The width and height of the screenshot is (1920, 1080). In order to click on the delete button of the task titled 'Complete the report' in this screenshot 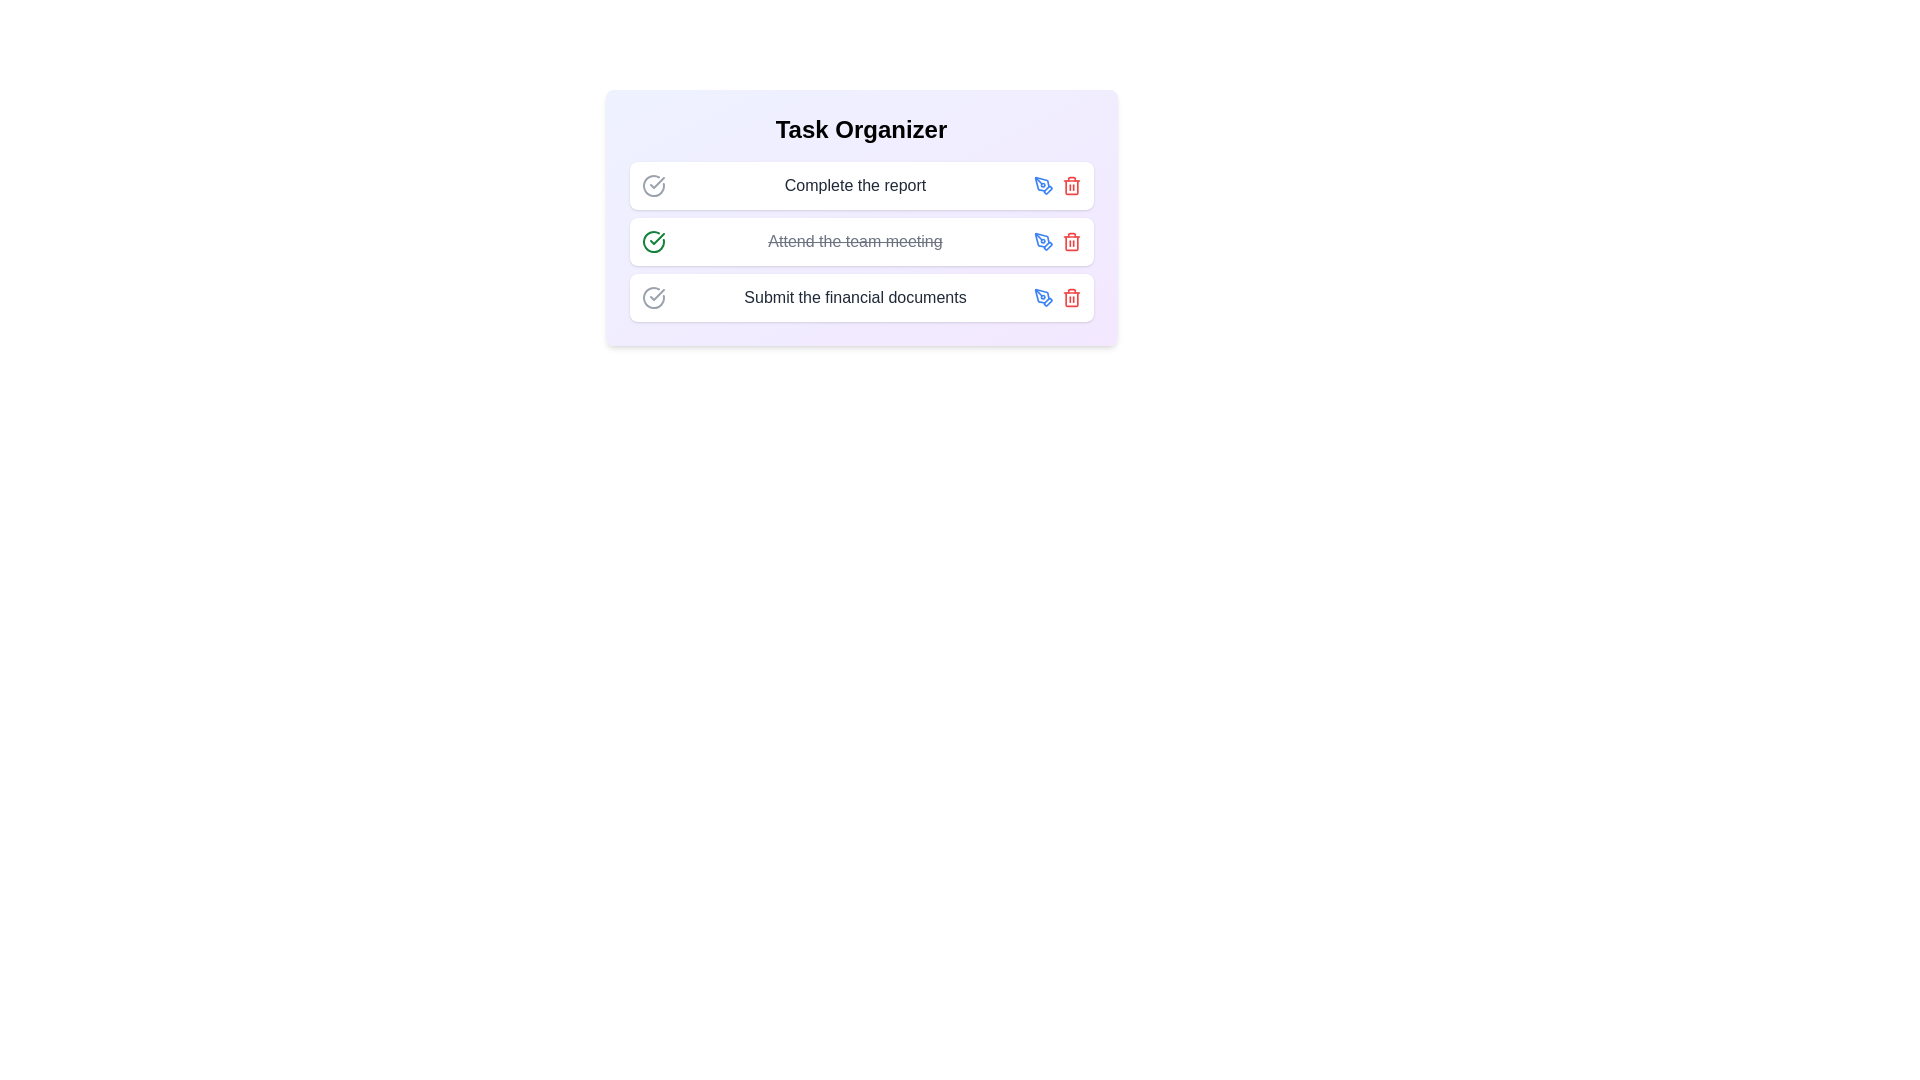, I will do `click(1070, 185)`.